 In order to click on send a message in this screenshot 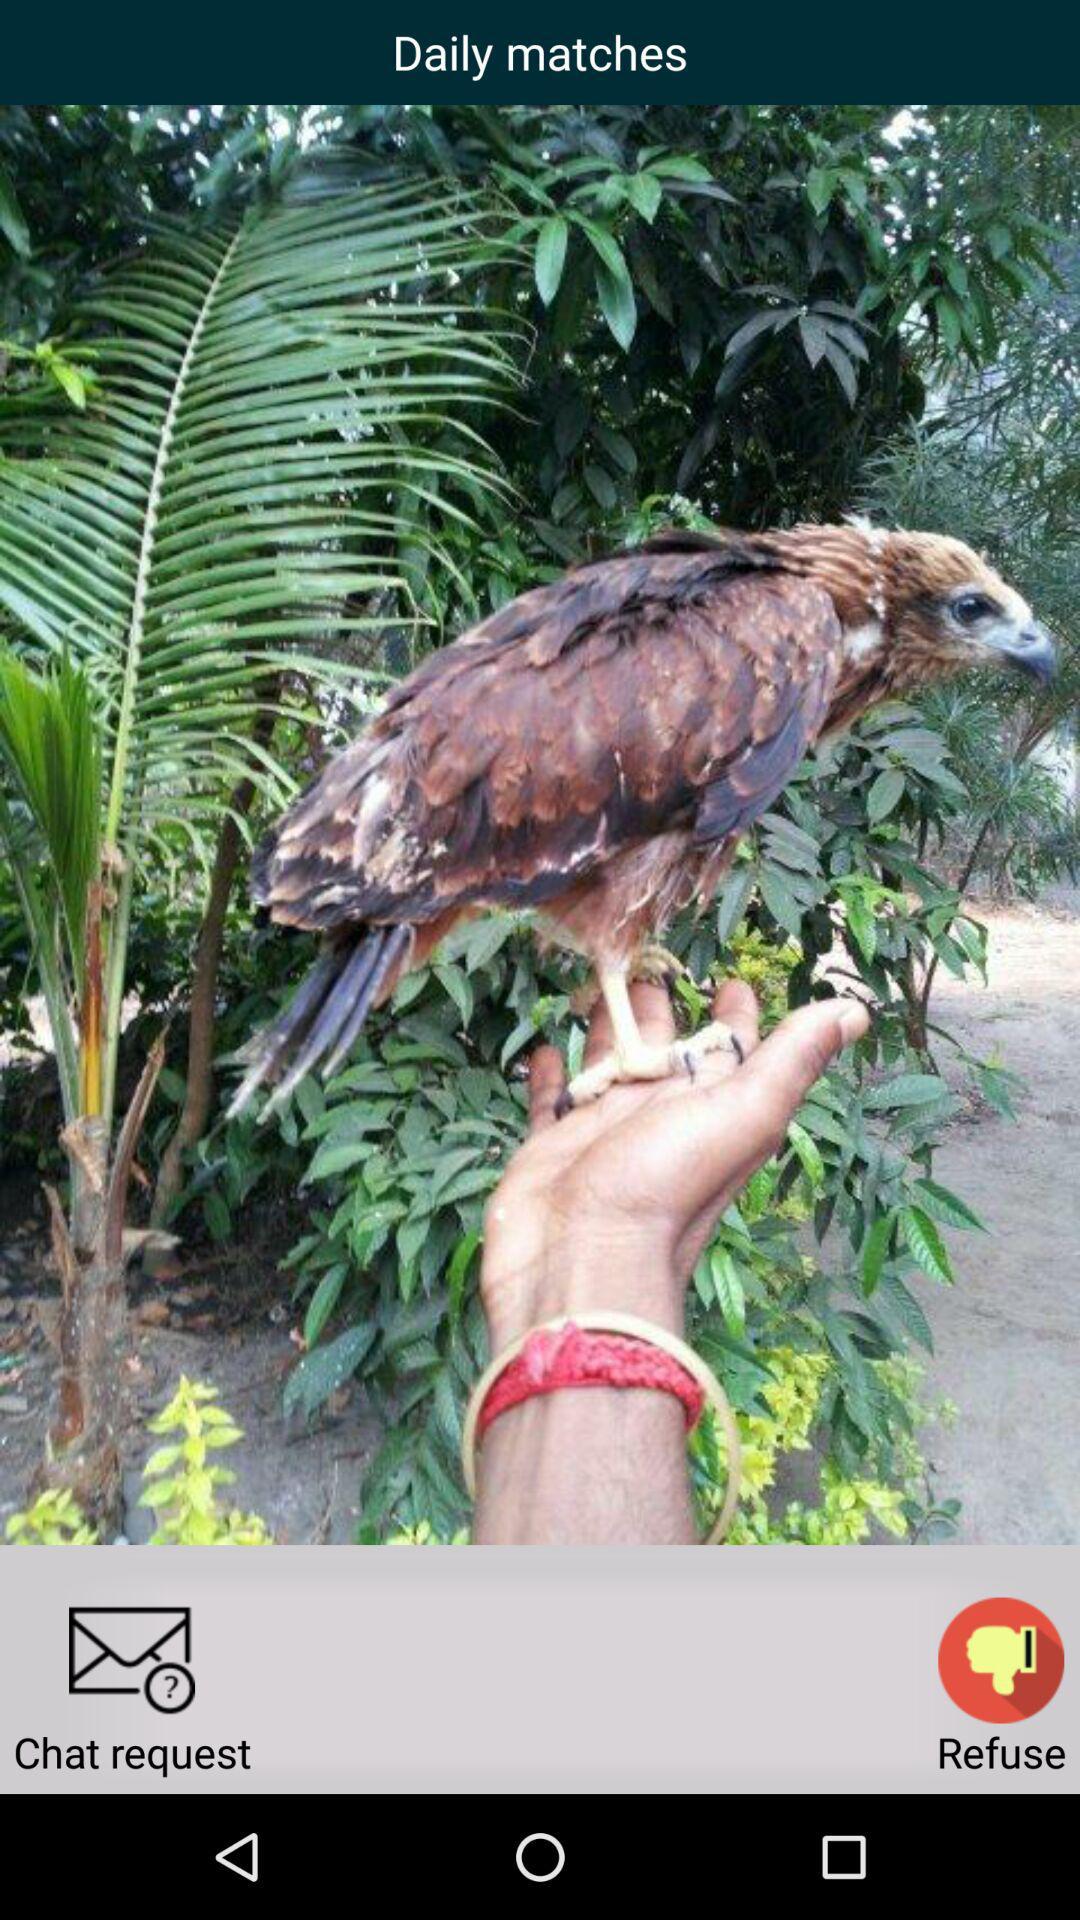, I will do `click(131, 1660)`.